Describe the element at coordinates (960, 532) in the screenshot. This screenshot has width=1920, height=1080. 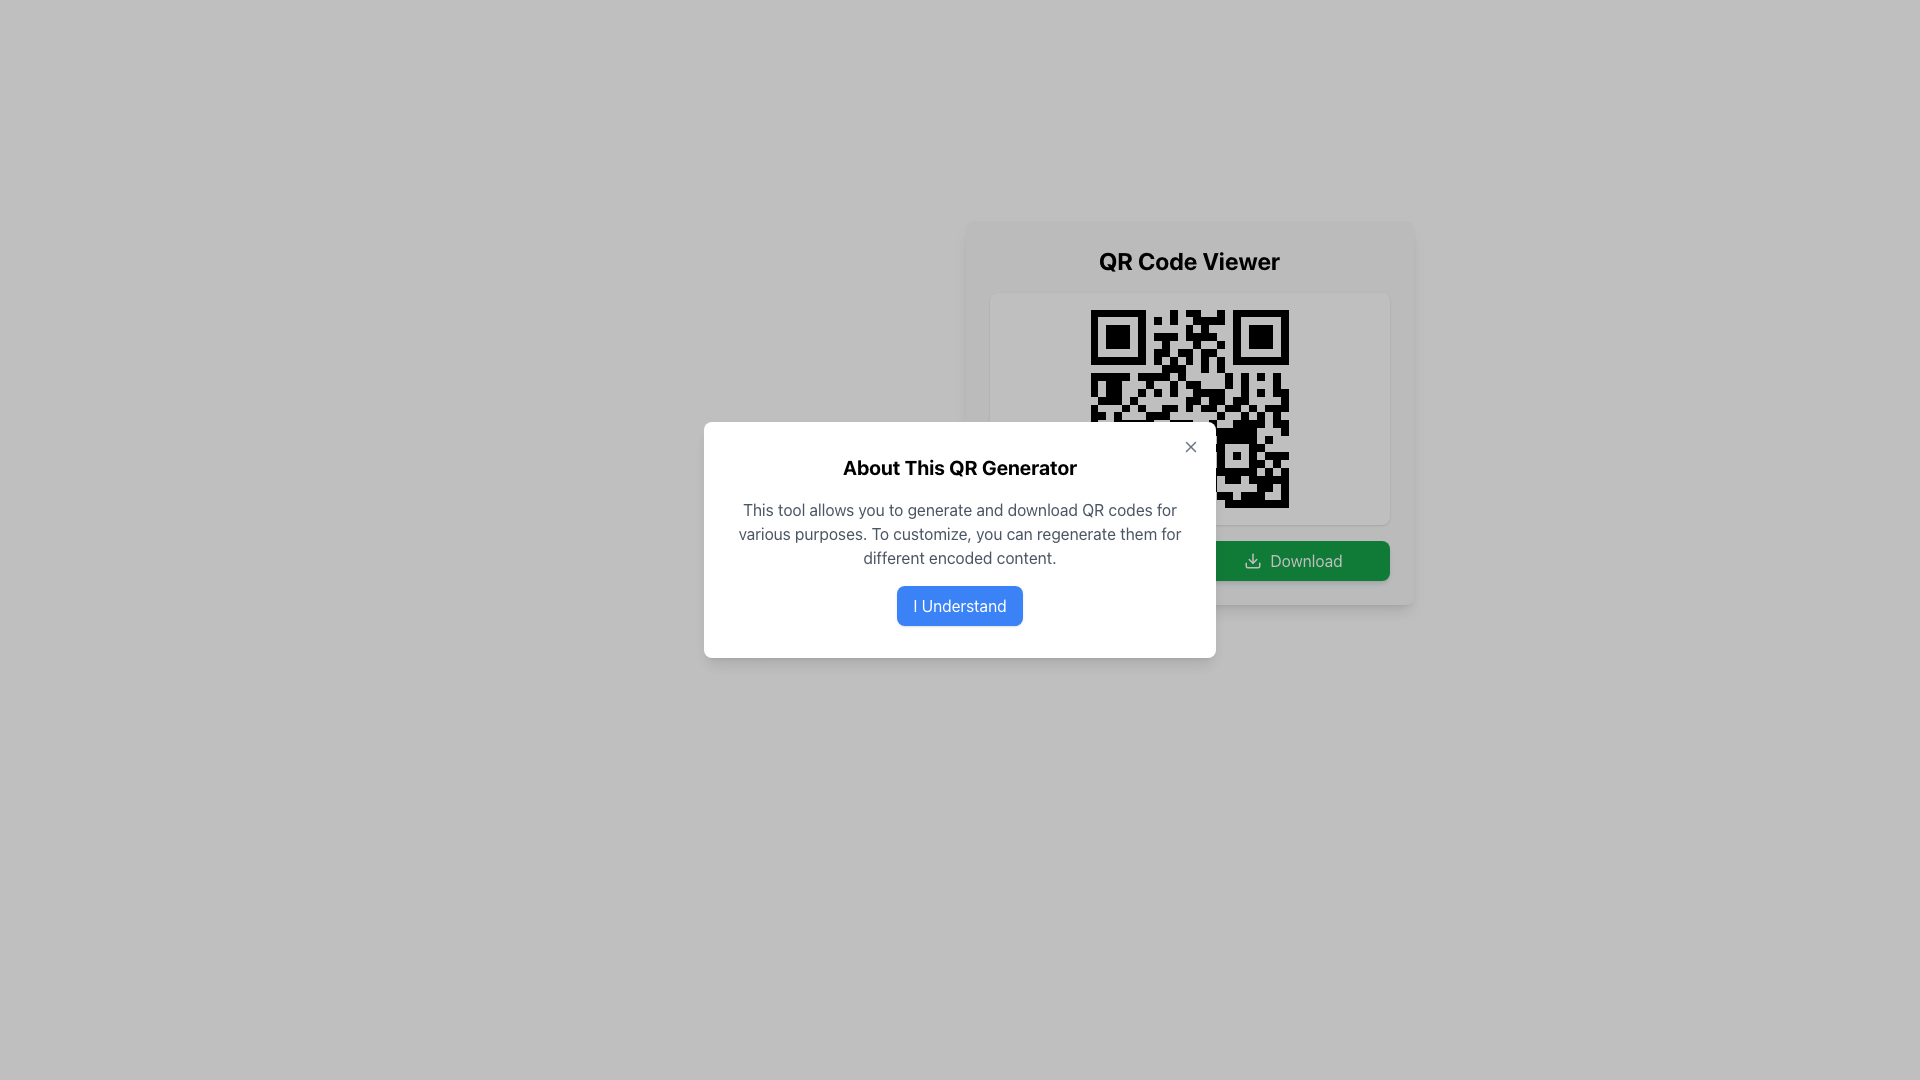
I see `the descriptive text content that explains the QR code generator, located in the middle section below the heading 'About This QR Generator' and above the button 'I Understand.'` at that location.